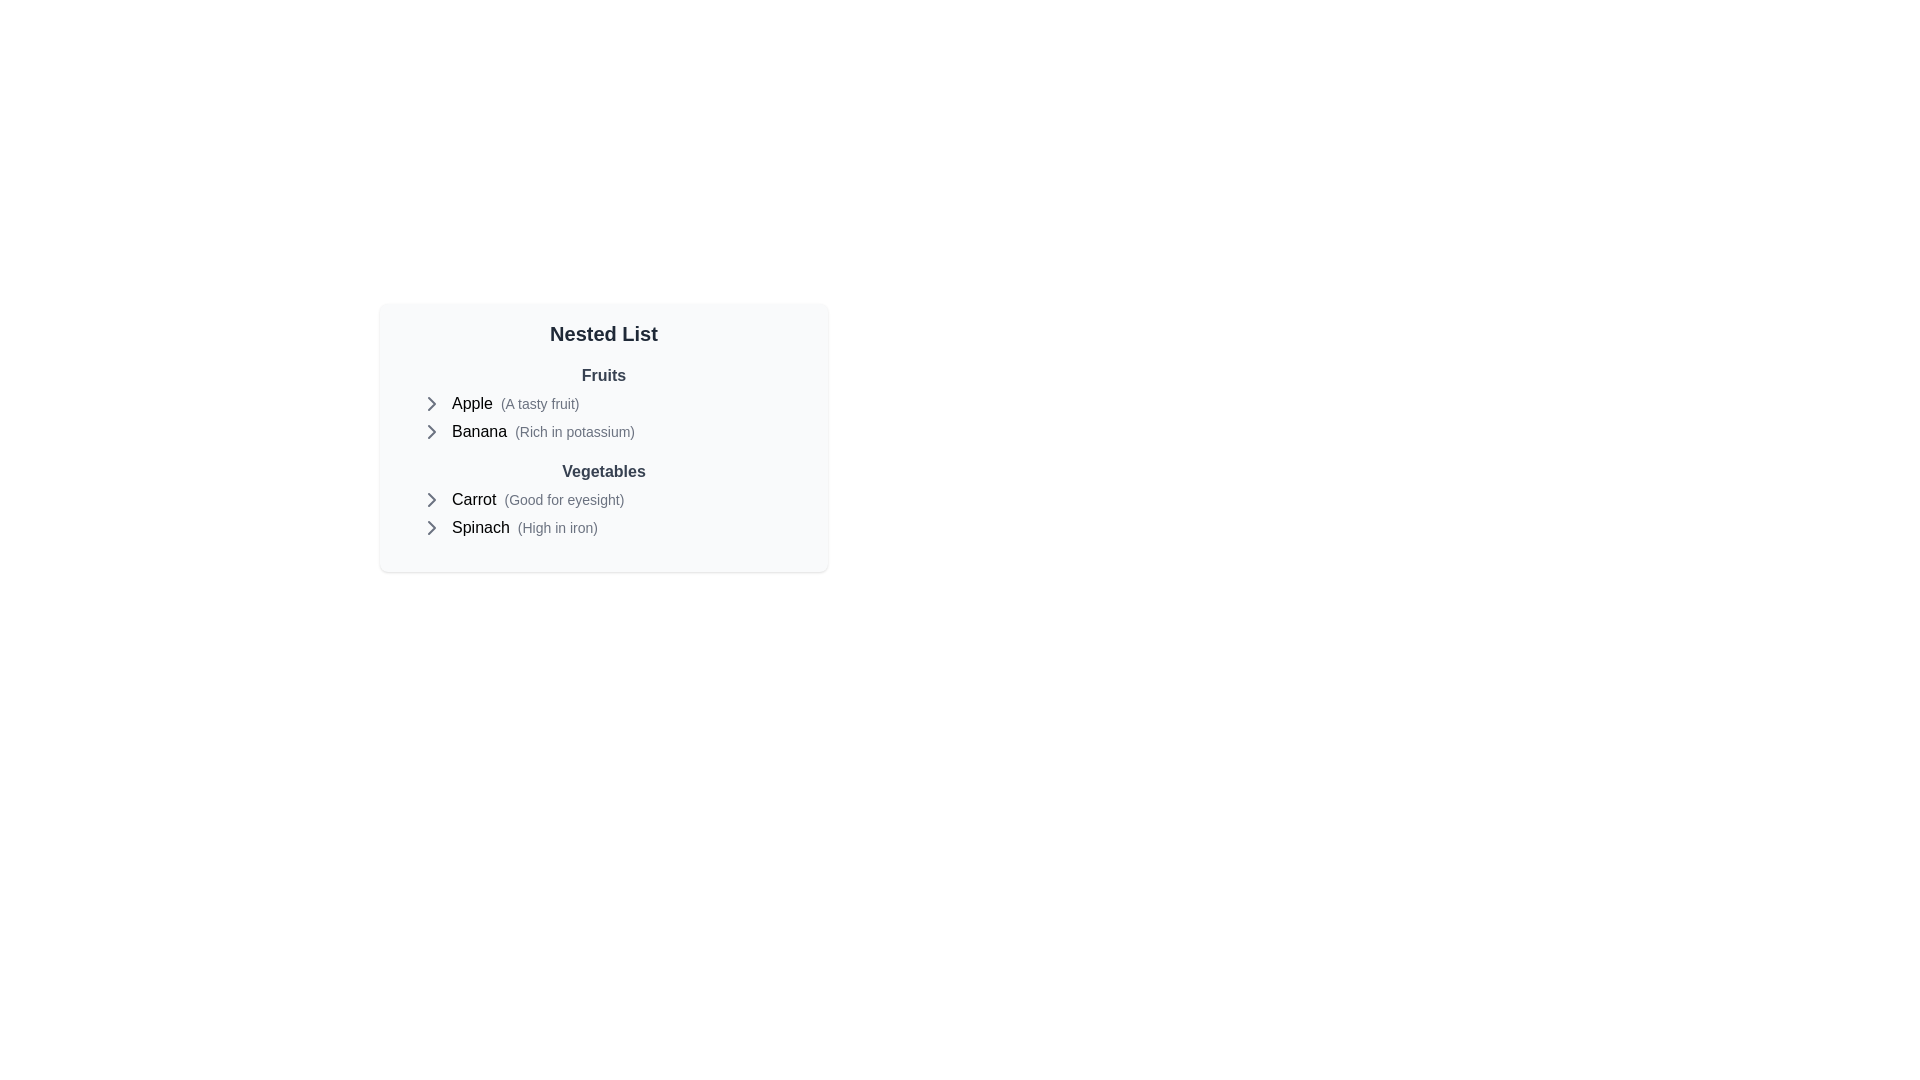  I want to click on the text of the item Apple, so click(471, 404).